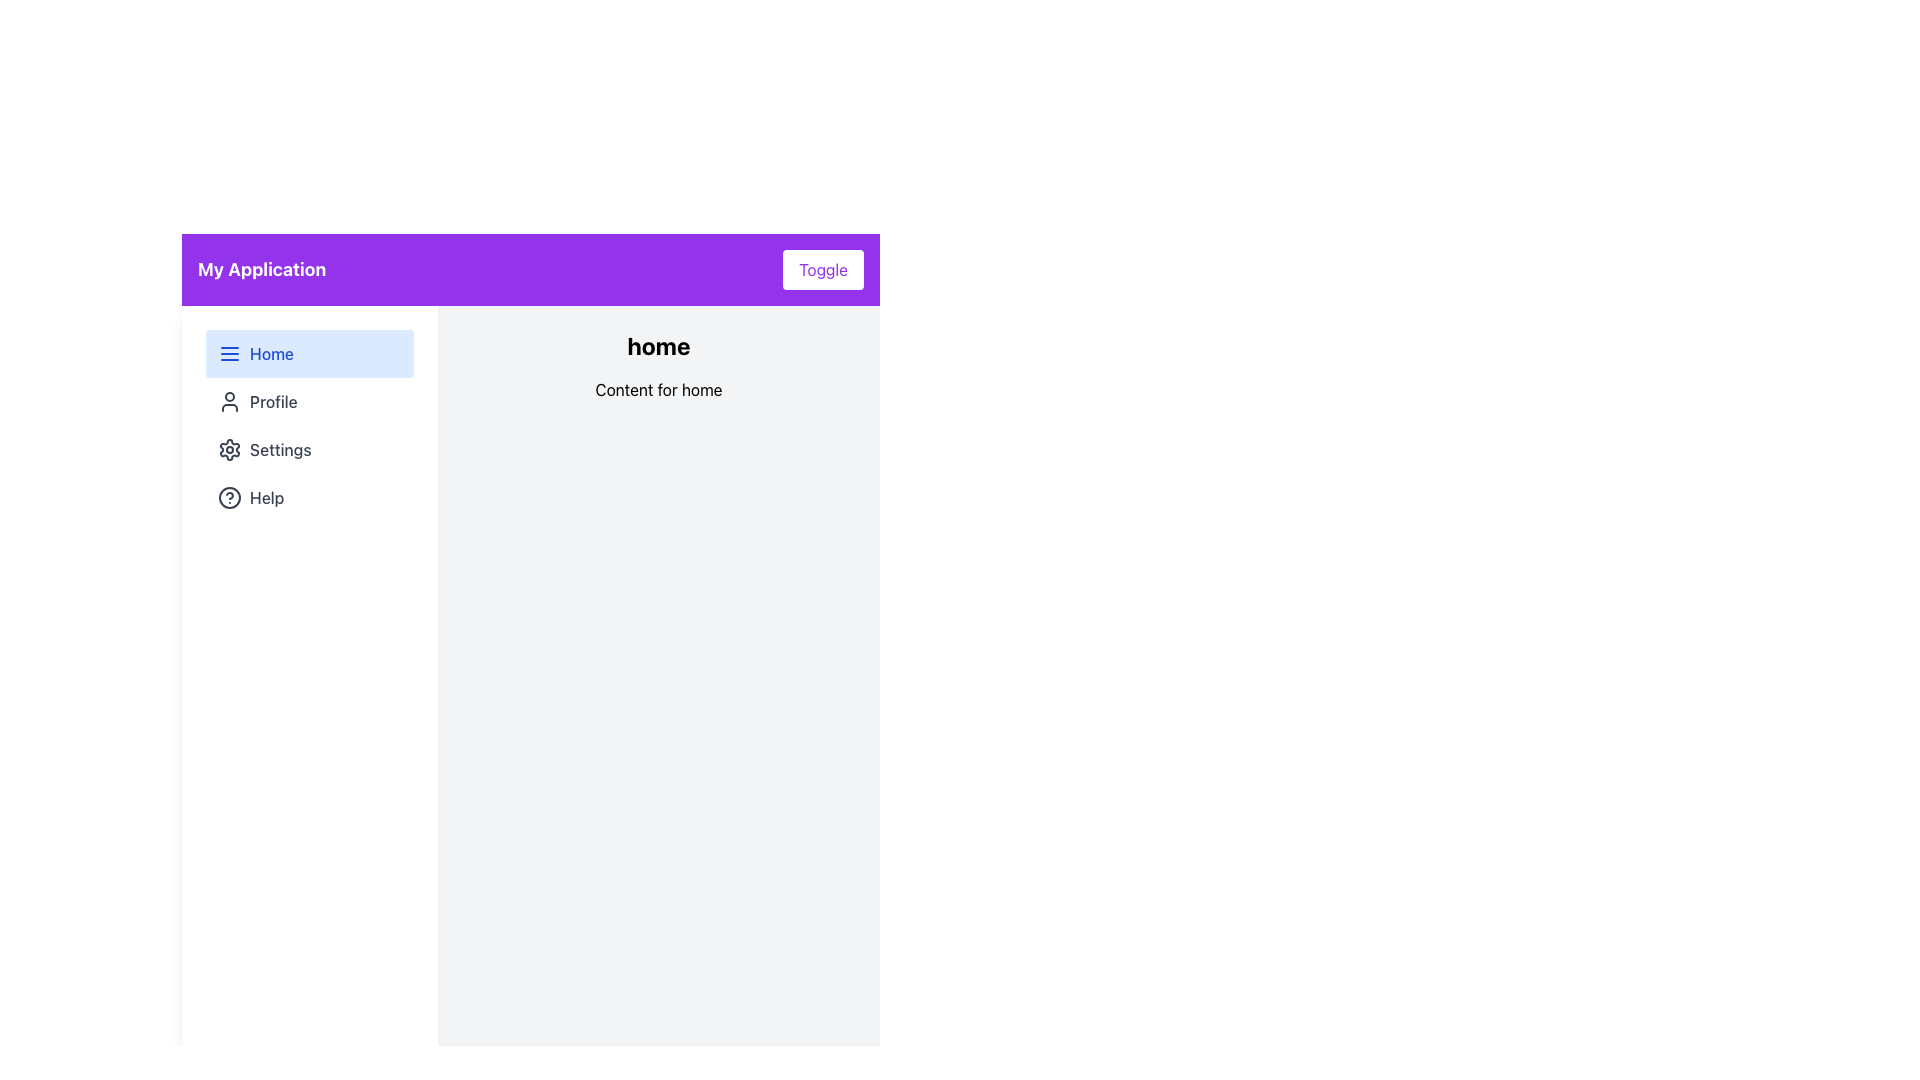  I want to click on the user icon in the left navigation panel, which is part of the 'Profile' menu item, located below 'Home' and above 'Settings', so click(230, 401).